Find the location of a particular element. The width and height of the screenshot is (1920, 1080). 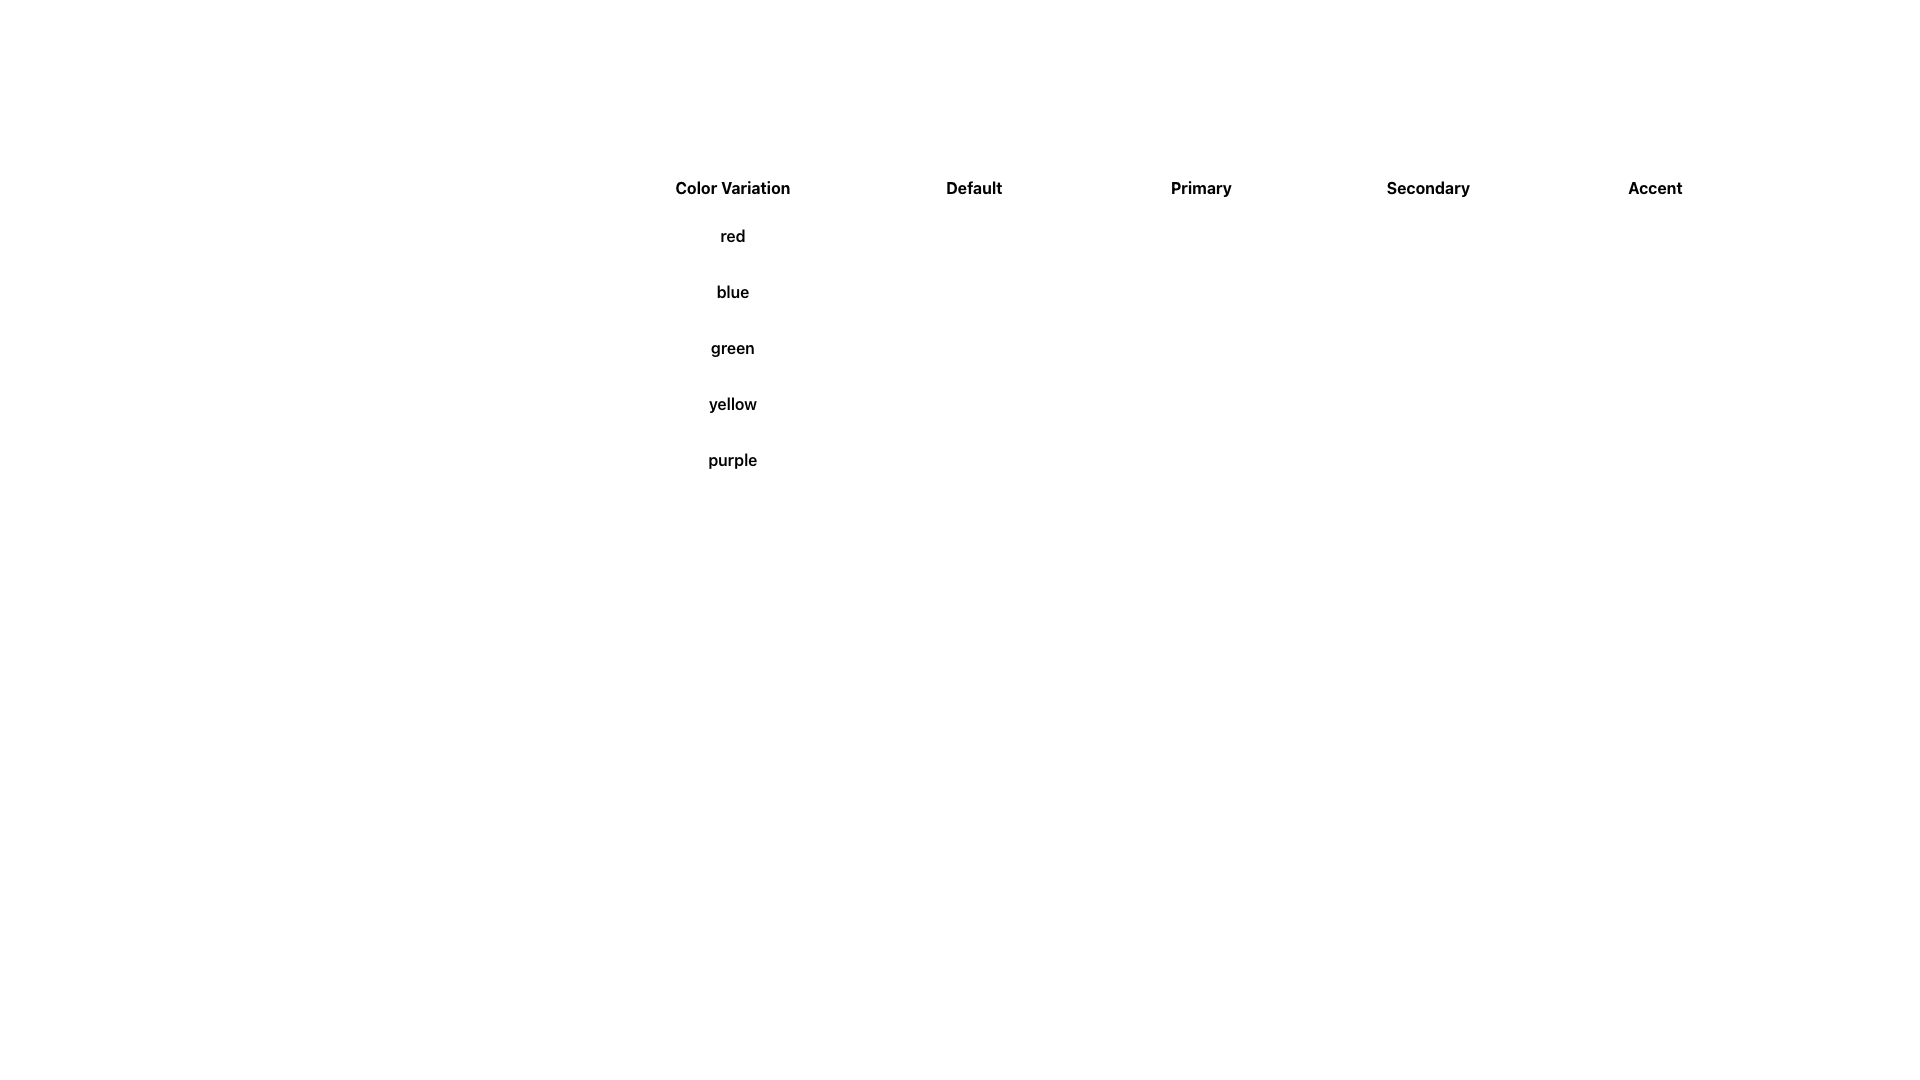

the informational icon located at the top-right corner of the red button labeled 'red', which provides additional details related to the button is located at coordinates (1155, 234).